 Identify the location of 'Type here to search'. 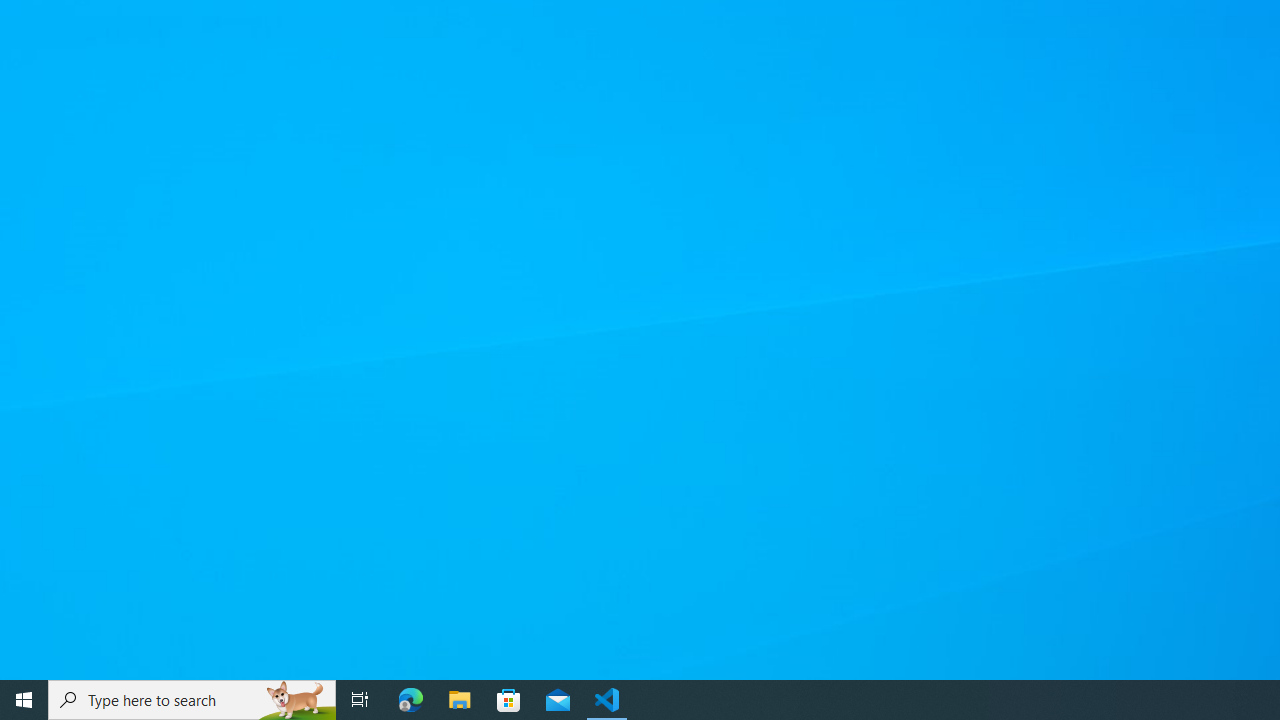
(192, 698).